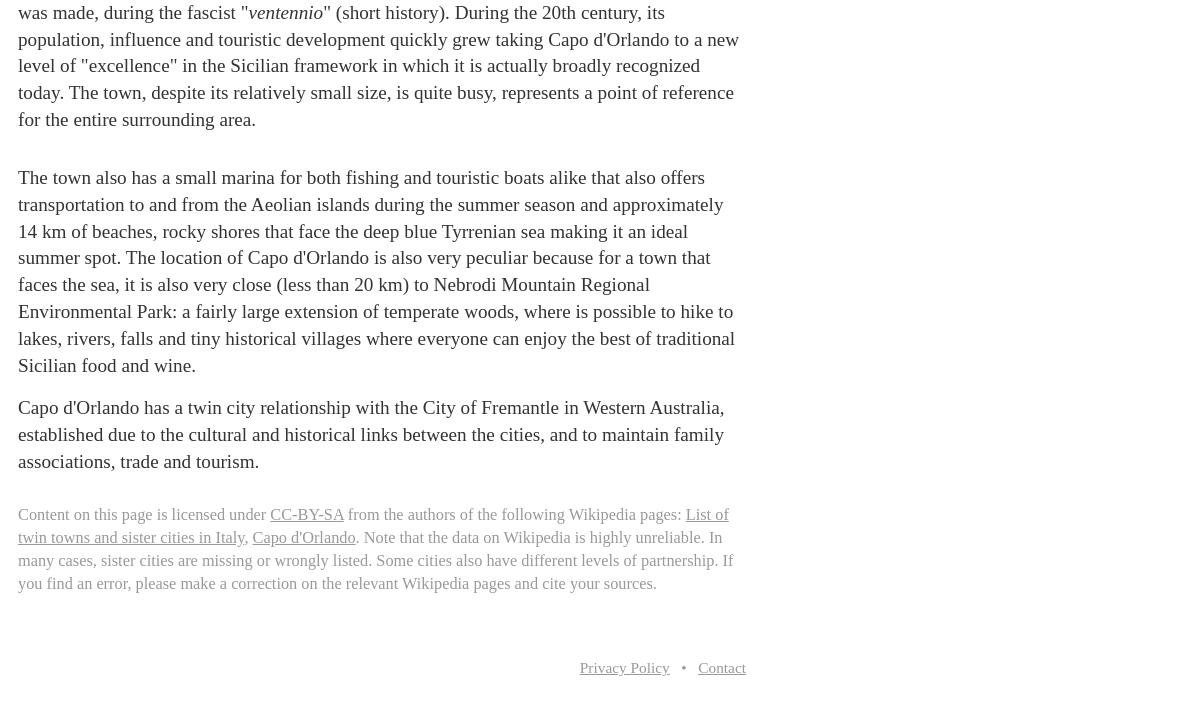 This screenshot has width=1200, height=724. Describe the element at coordinates (303, 536) in the screenshot. I see `'Capo d'Orlando'` at that location.